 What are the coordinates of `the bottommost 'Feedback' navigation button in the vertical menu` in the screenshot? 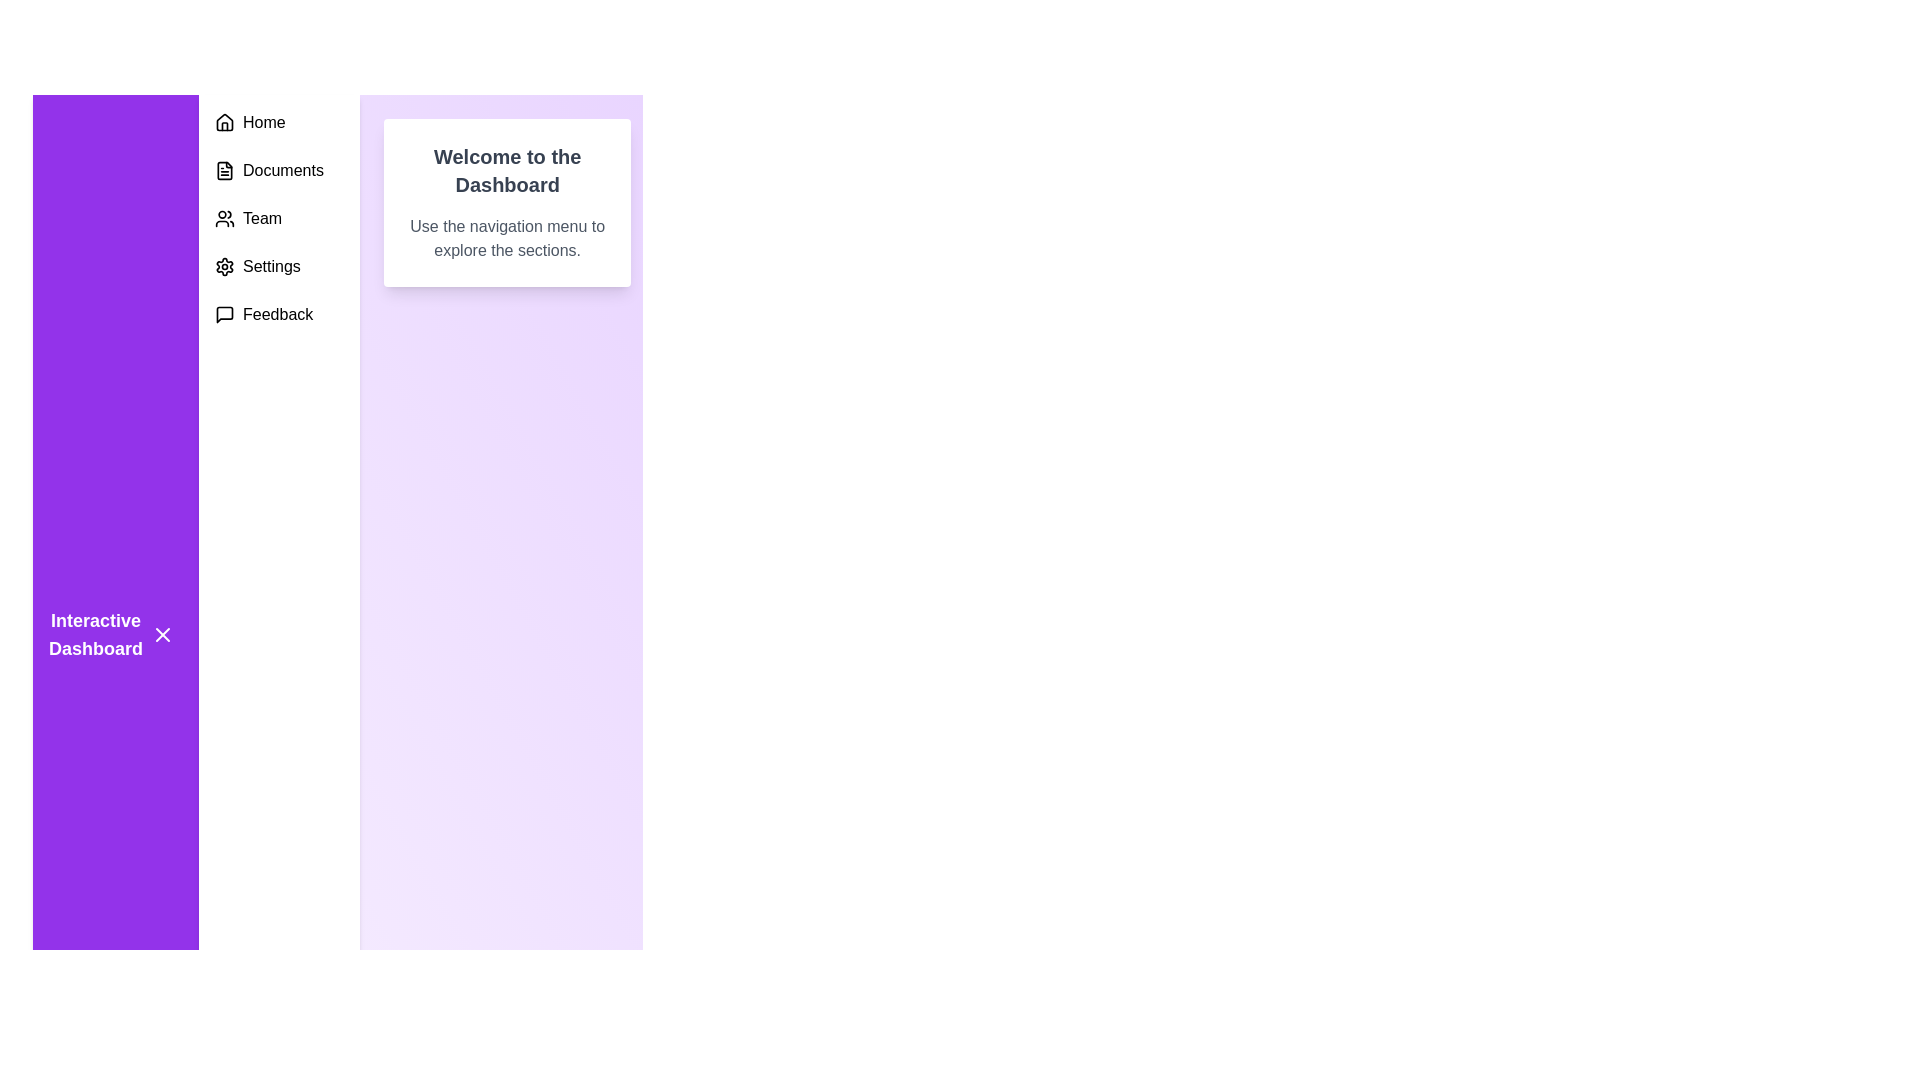 It's located at (278, 315).